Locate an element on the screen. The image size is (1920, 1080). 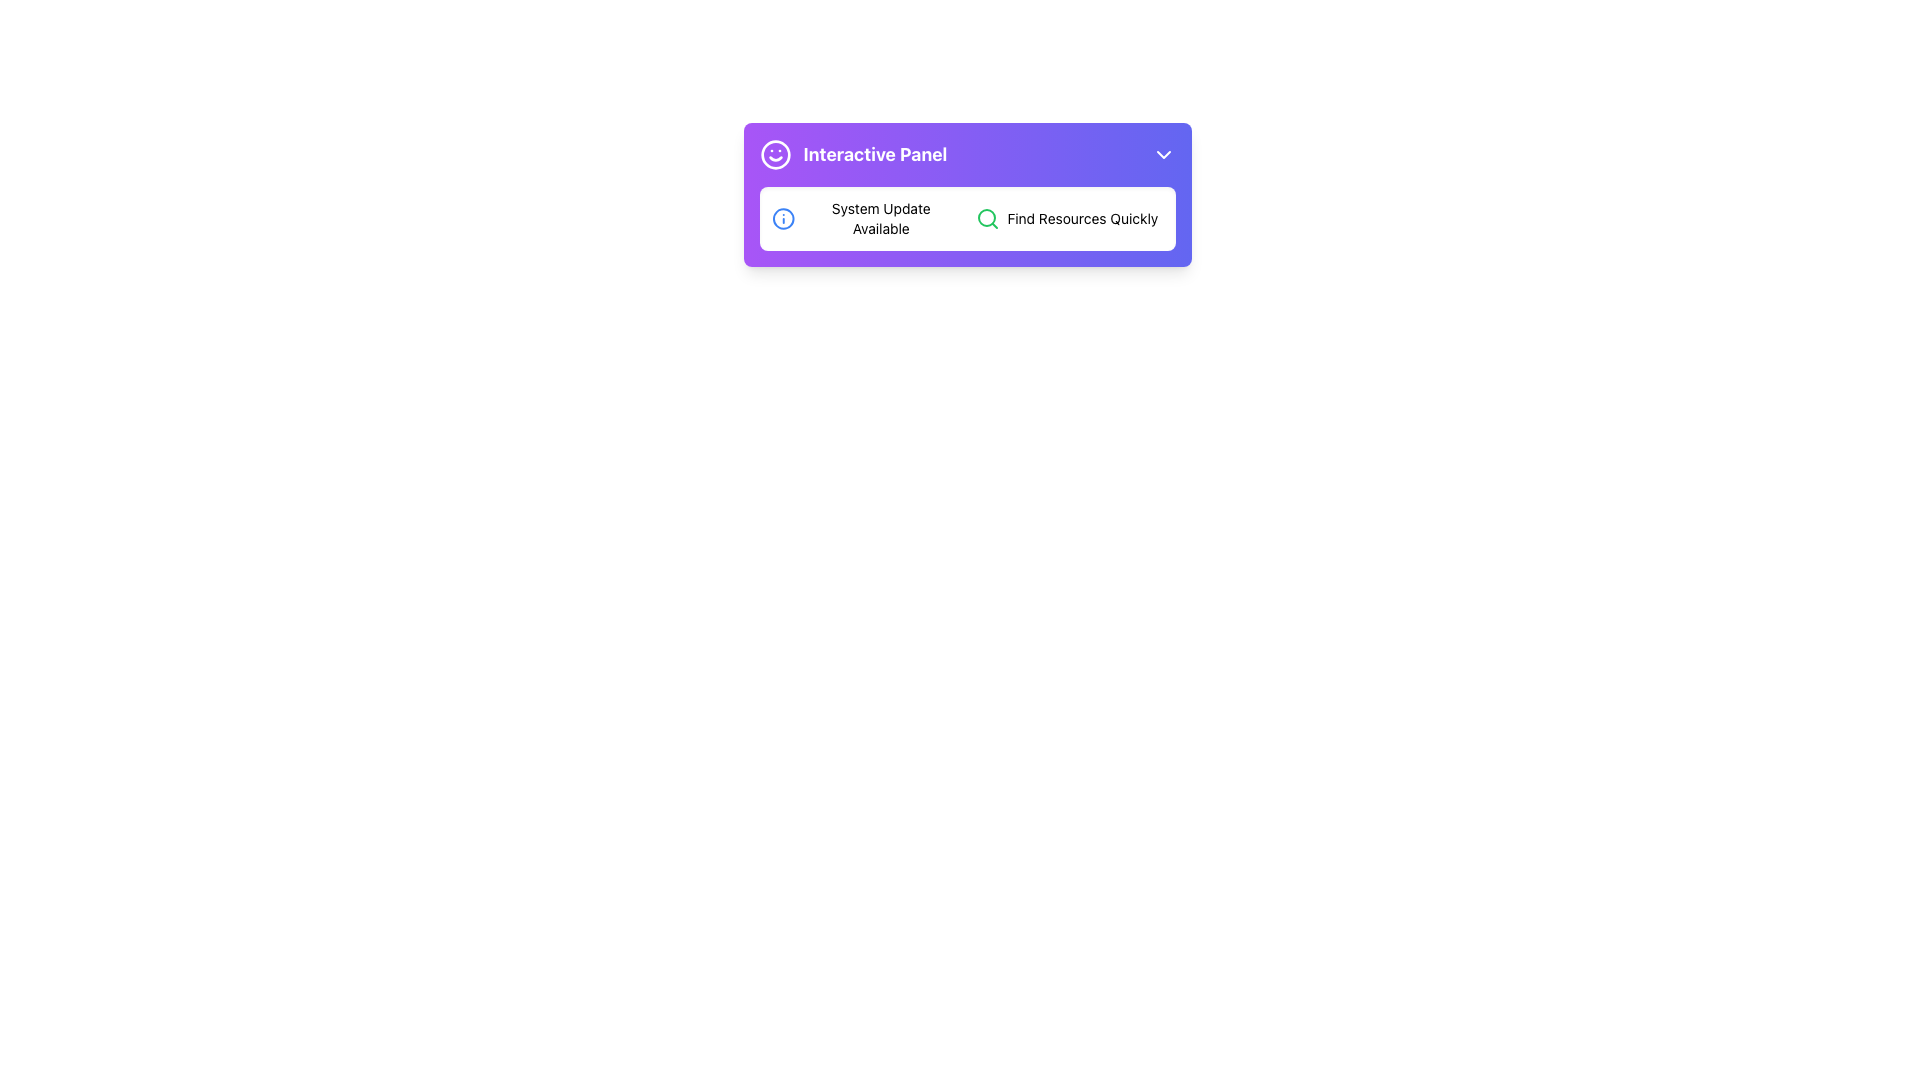
the bold text label displaying the title 'Interactive Panel' which is located in the center of a purple header bar, adjacent to a smiley face icon on the left and a downward chevron icon on the right is located at coordinates (875, 153).